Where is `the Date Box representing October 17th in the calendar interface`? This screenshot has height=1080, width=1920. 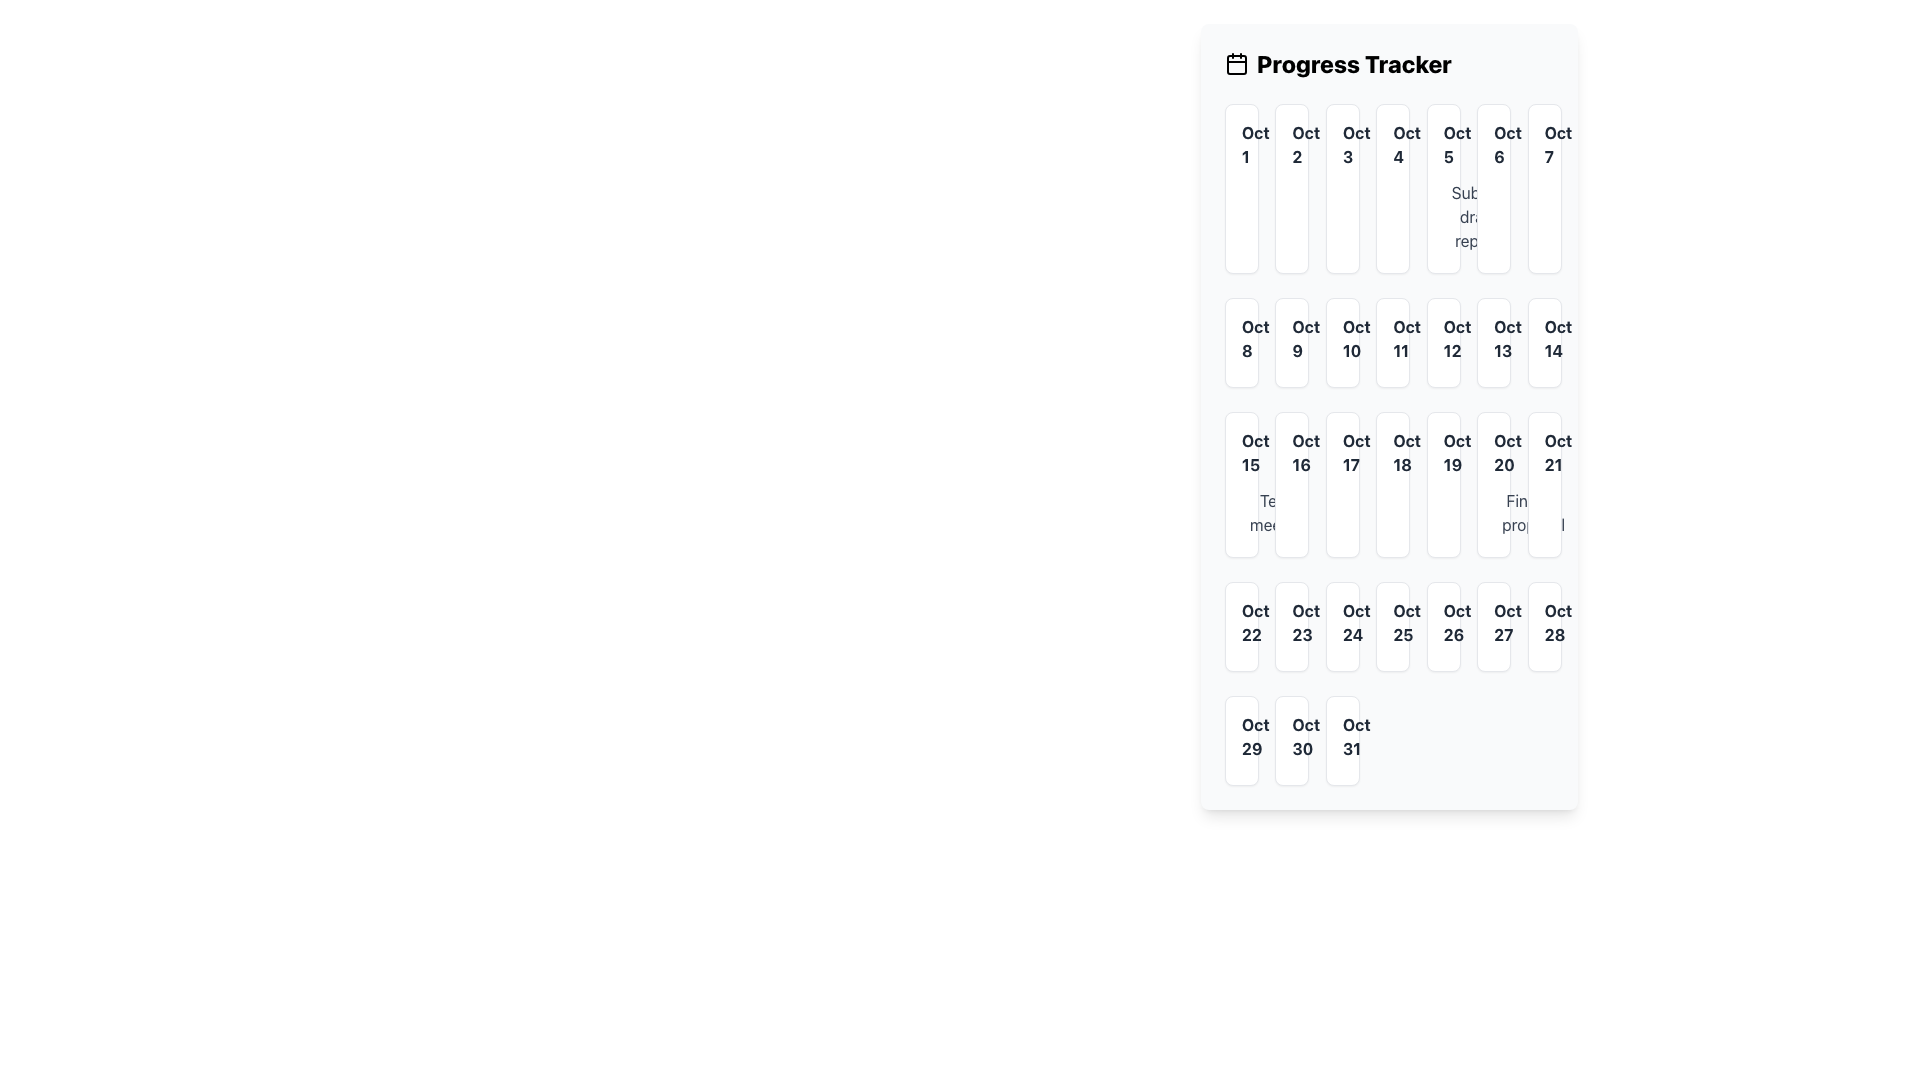
the Date Box representing October 17th in the calendar interface is located at coordinates (1342, 485).